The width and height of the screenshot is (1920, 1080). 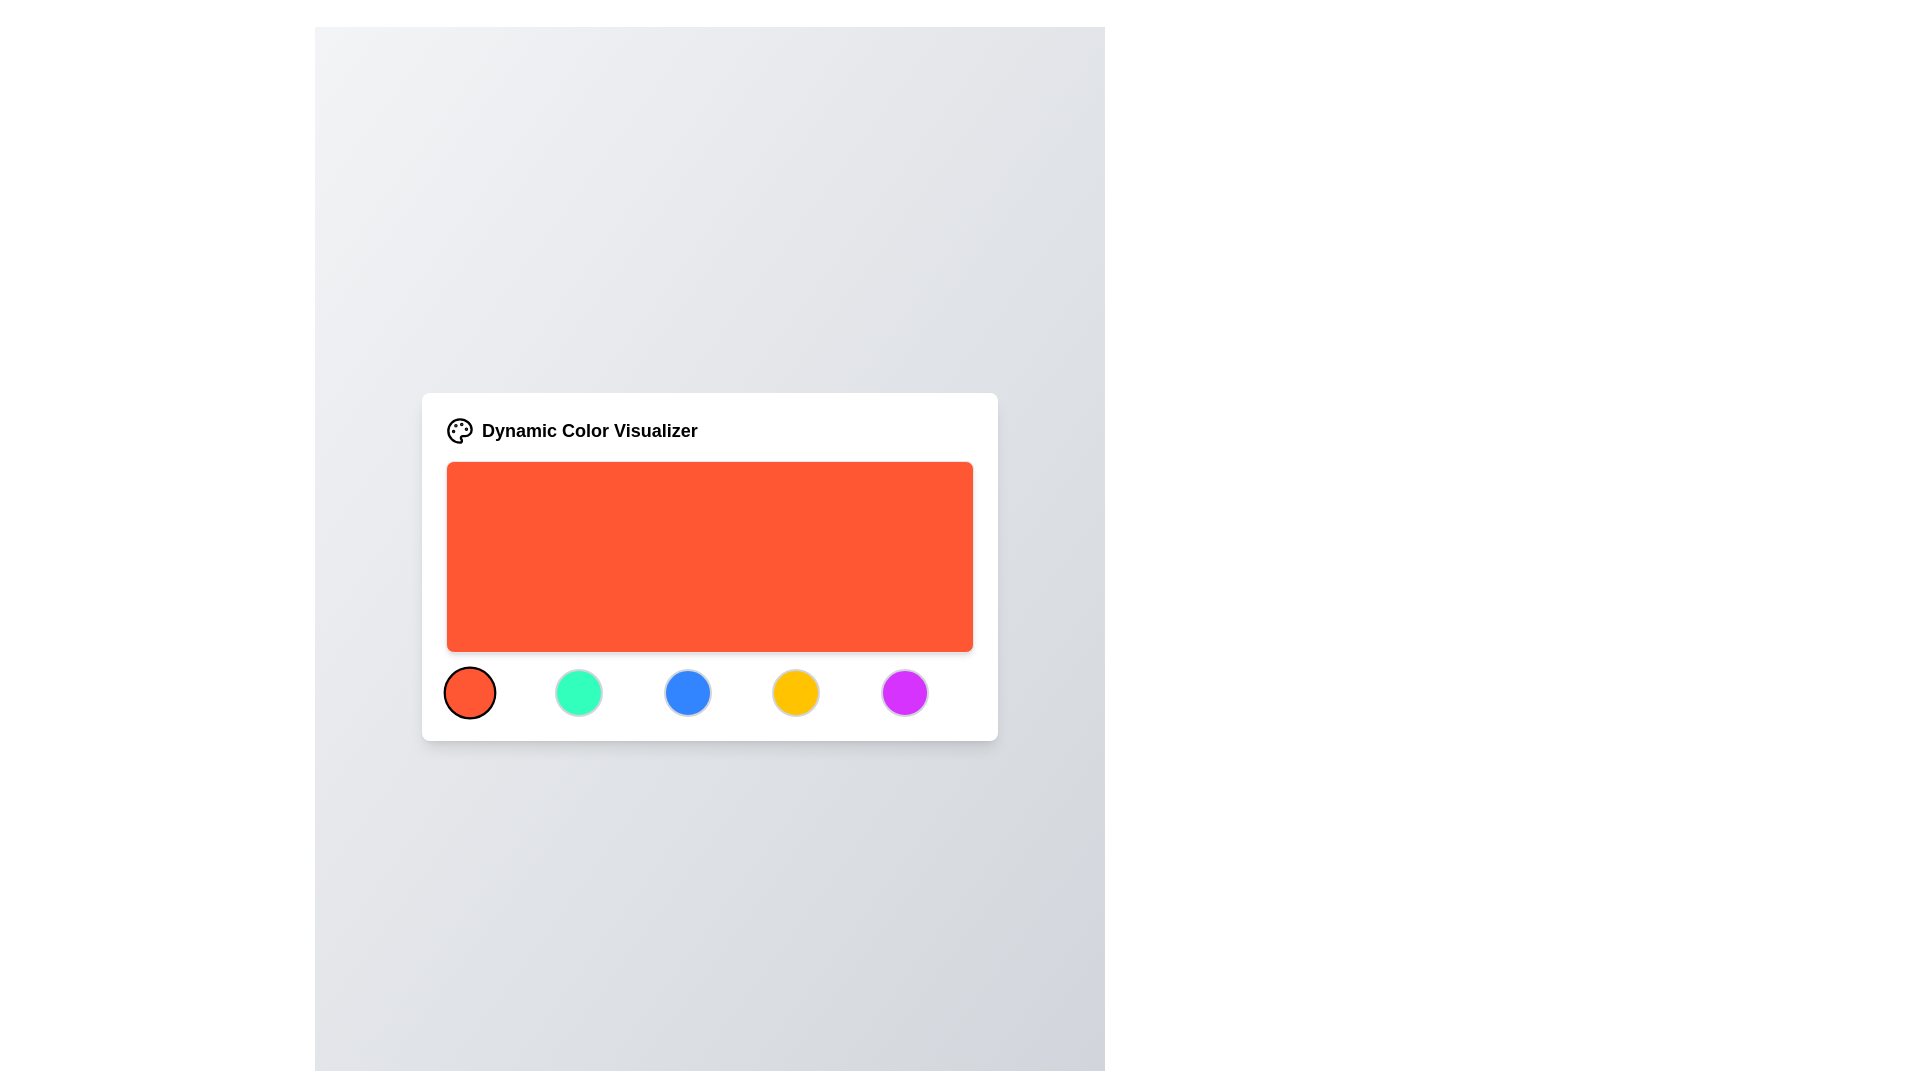 I want to click on the circular yellow button with a gray outline, positioned fourth in a horizontal grid of five, so click(x=795, y=692).